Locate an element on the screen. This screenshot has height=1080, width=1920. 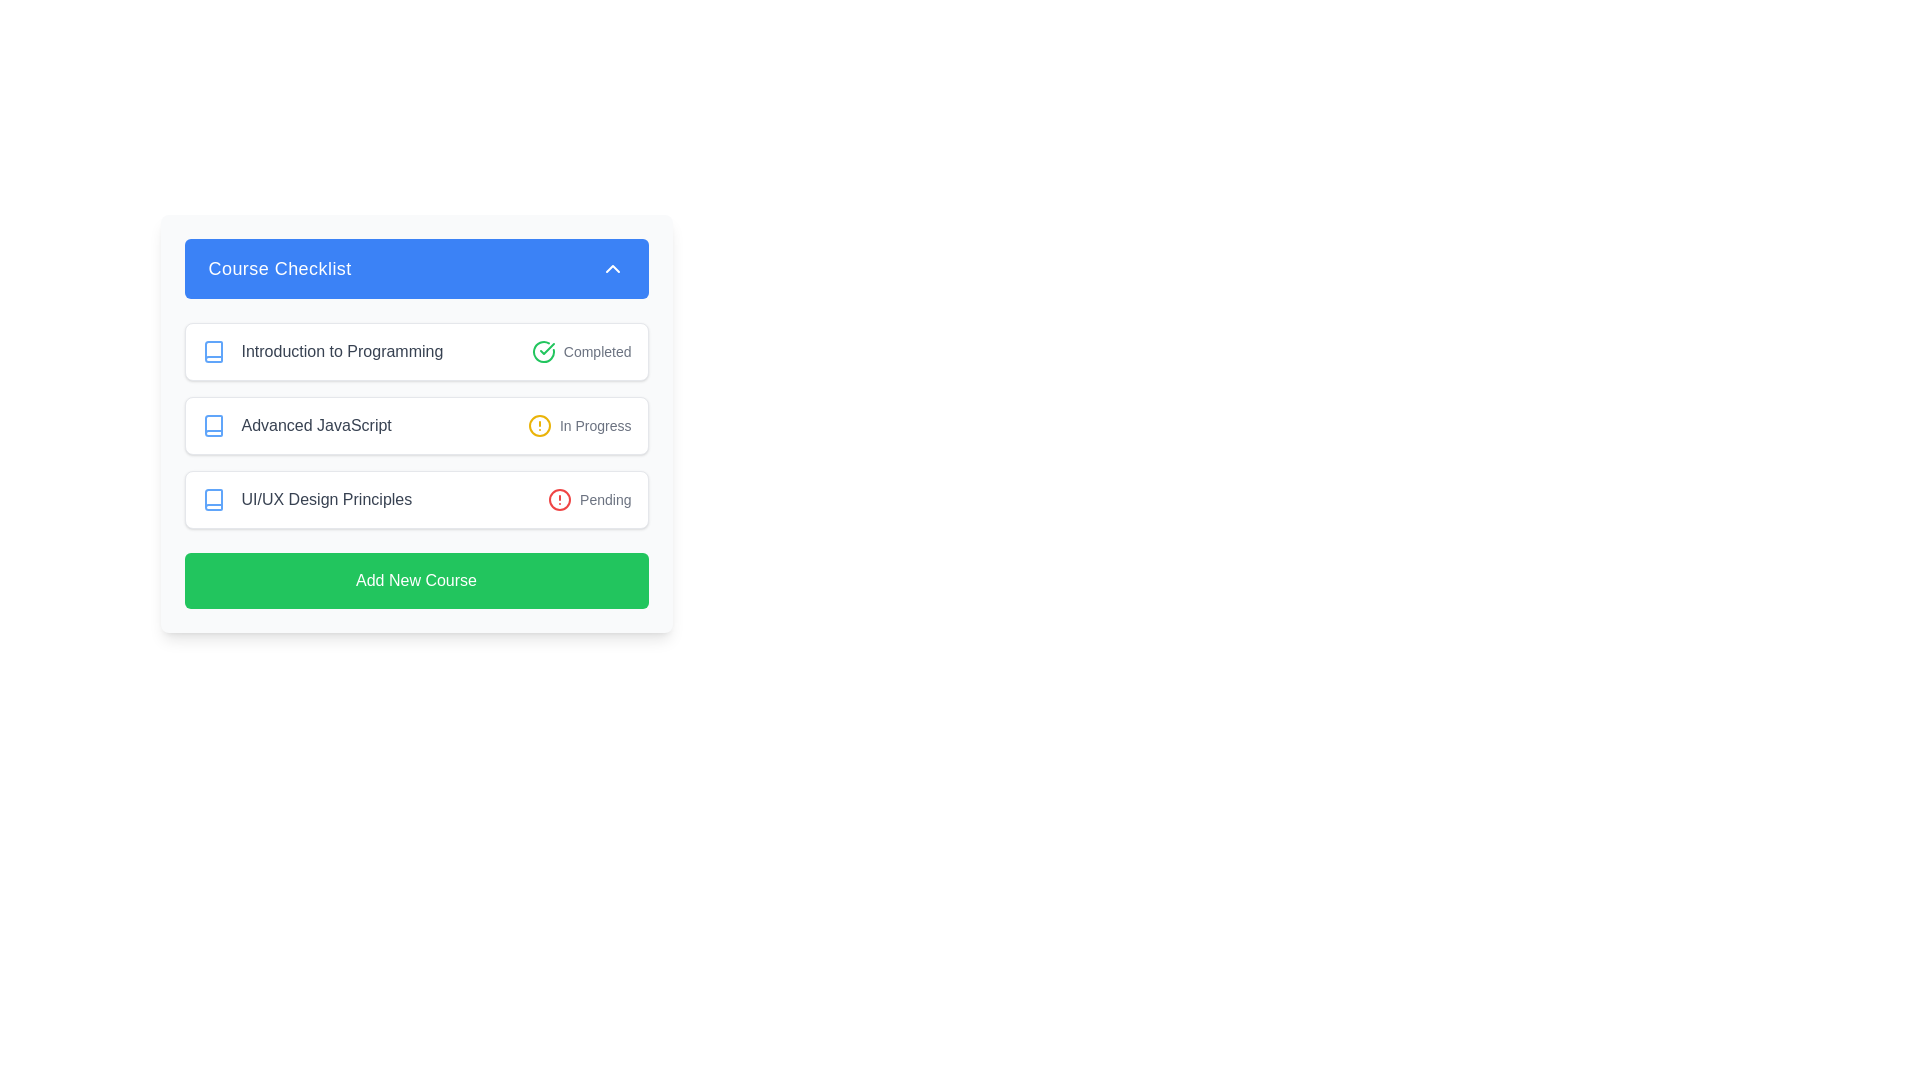
the list item representing the course 'Advanced JavaScript' in the Course Checklist, which is the second item in the vertical list is located at coordinates (415, 424).